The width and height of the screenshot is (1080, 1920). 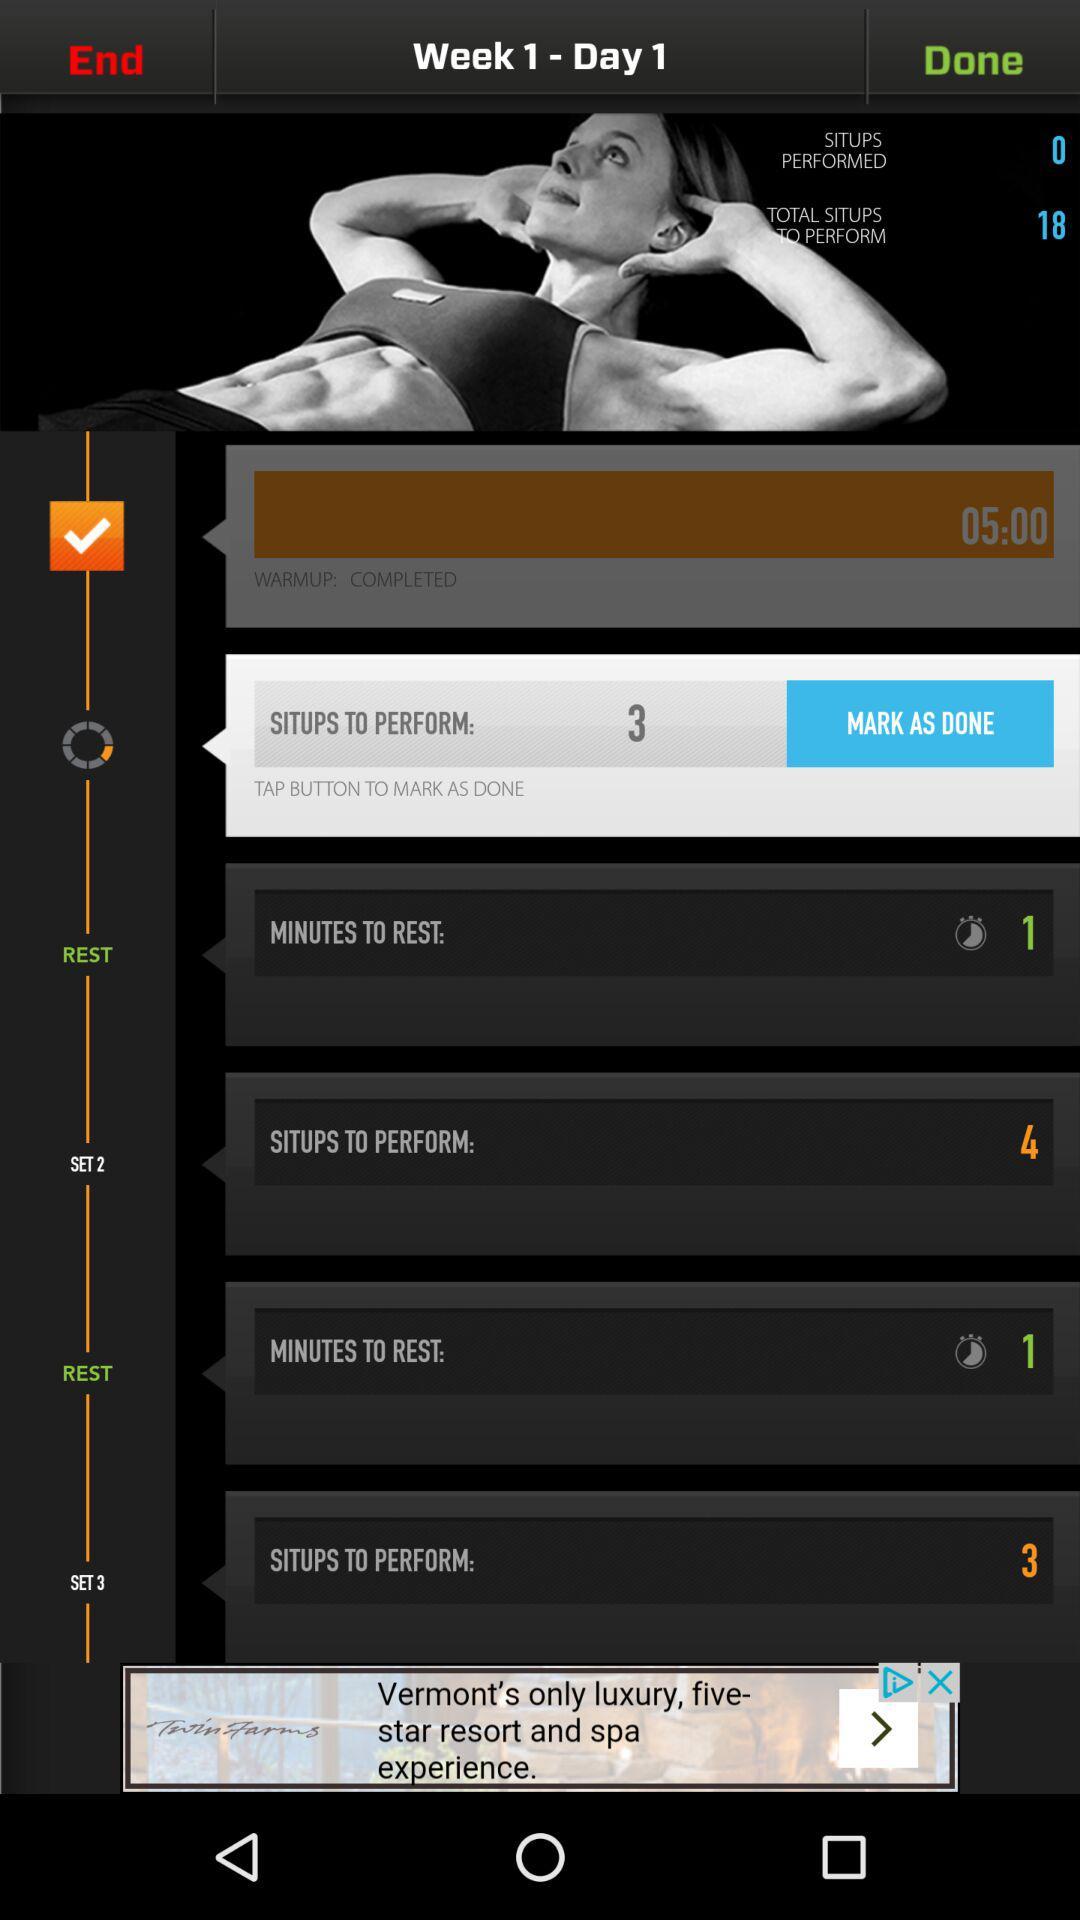 I want to click on the videocam icon, so click(x=108, y=56).